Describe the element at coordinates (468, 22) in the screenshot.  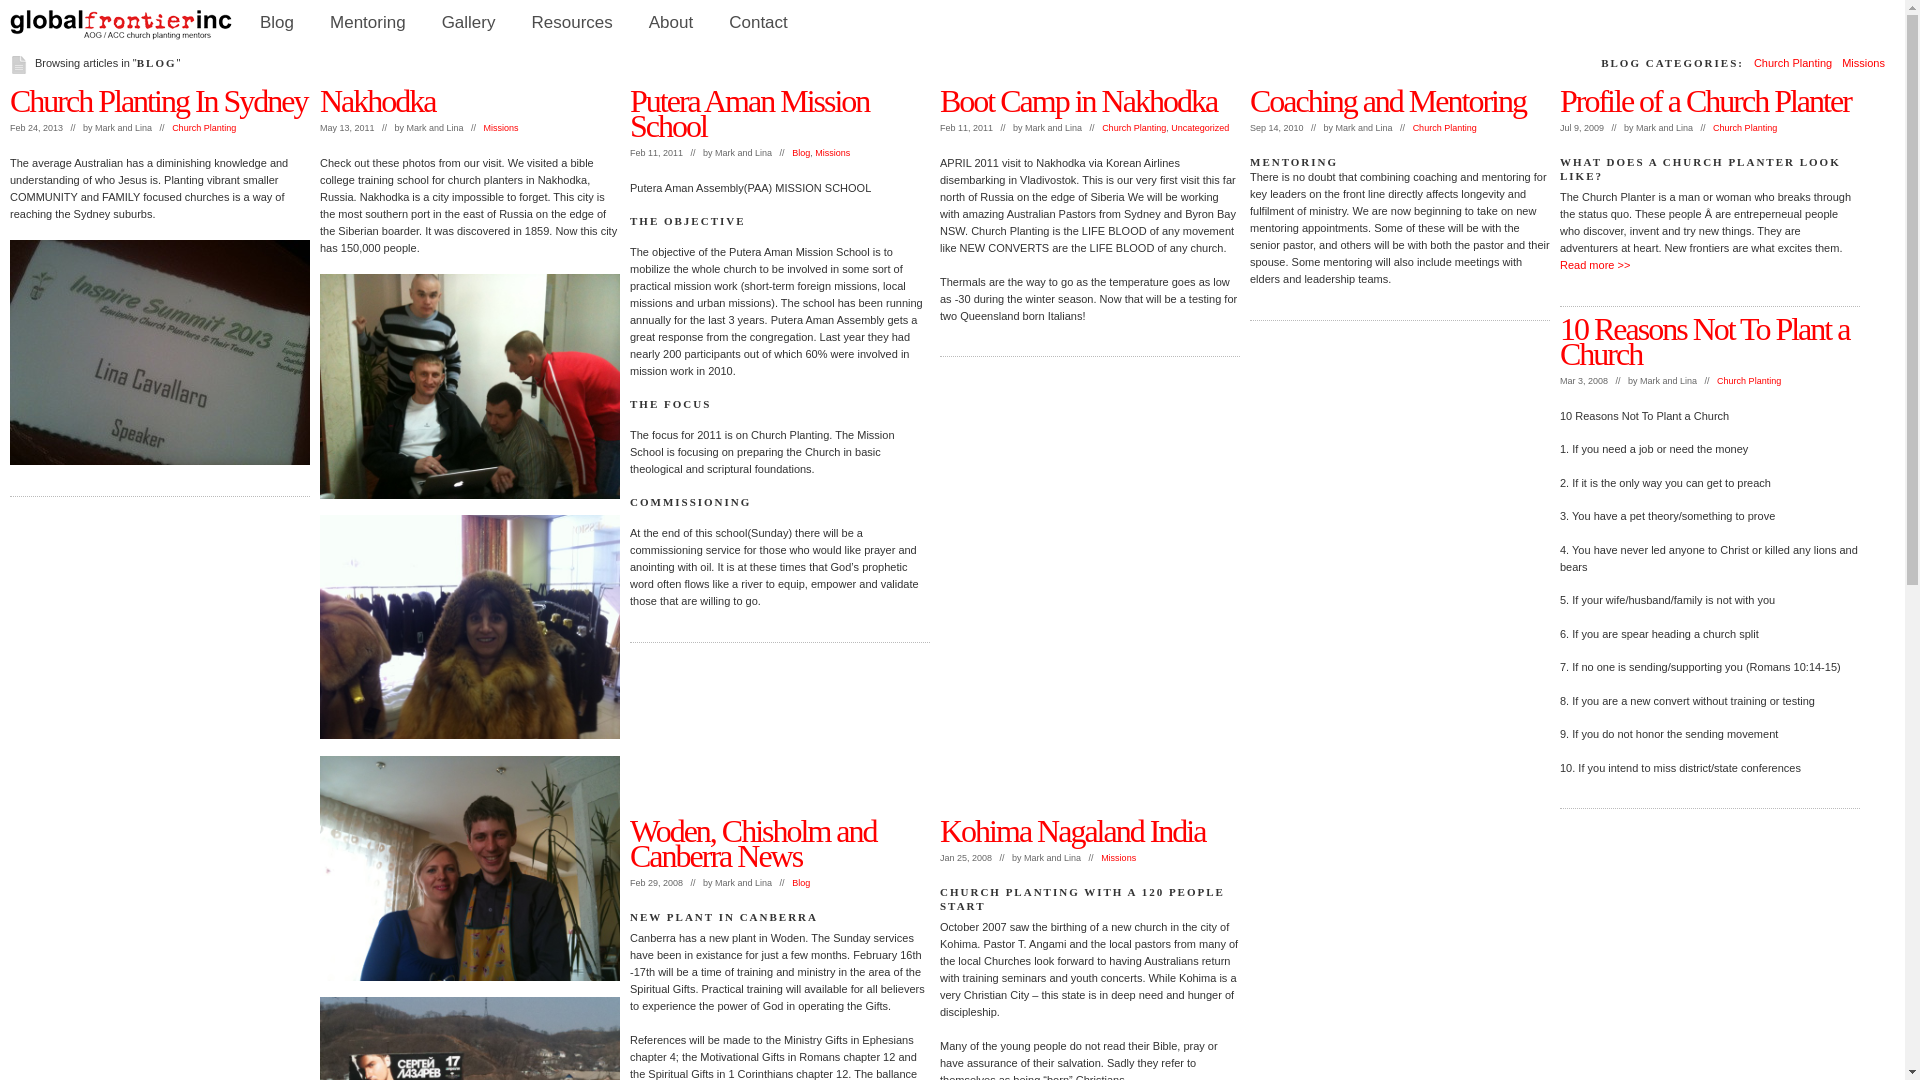
I see `'Gallery'` at that location.